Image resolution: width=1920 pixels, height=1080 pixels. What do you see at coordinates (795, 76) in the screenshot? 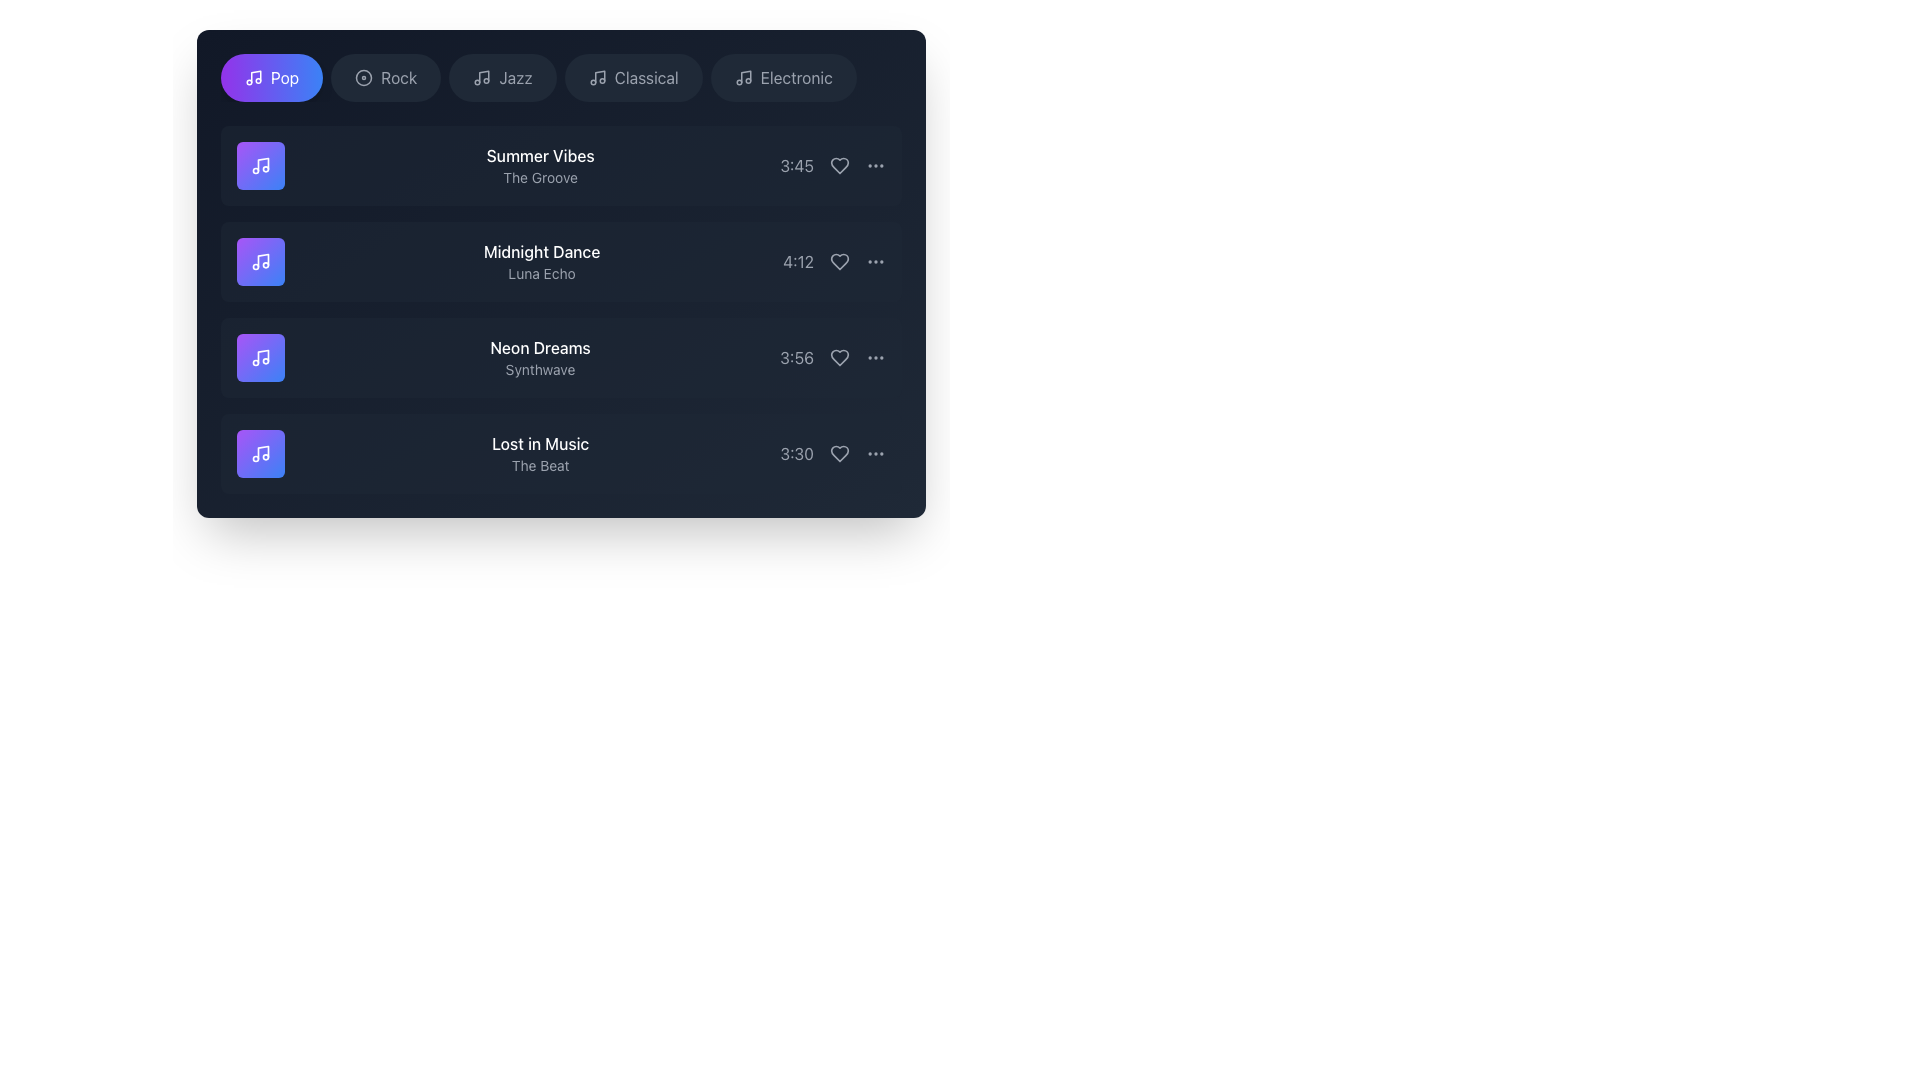
I see `the 'Electronic' label, styled in a modern sans-serif font, located in the top-right corner of the main interface segment` at bounding box center [795, 76].